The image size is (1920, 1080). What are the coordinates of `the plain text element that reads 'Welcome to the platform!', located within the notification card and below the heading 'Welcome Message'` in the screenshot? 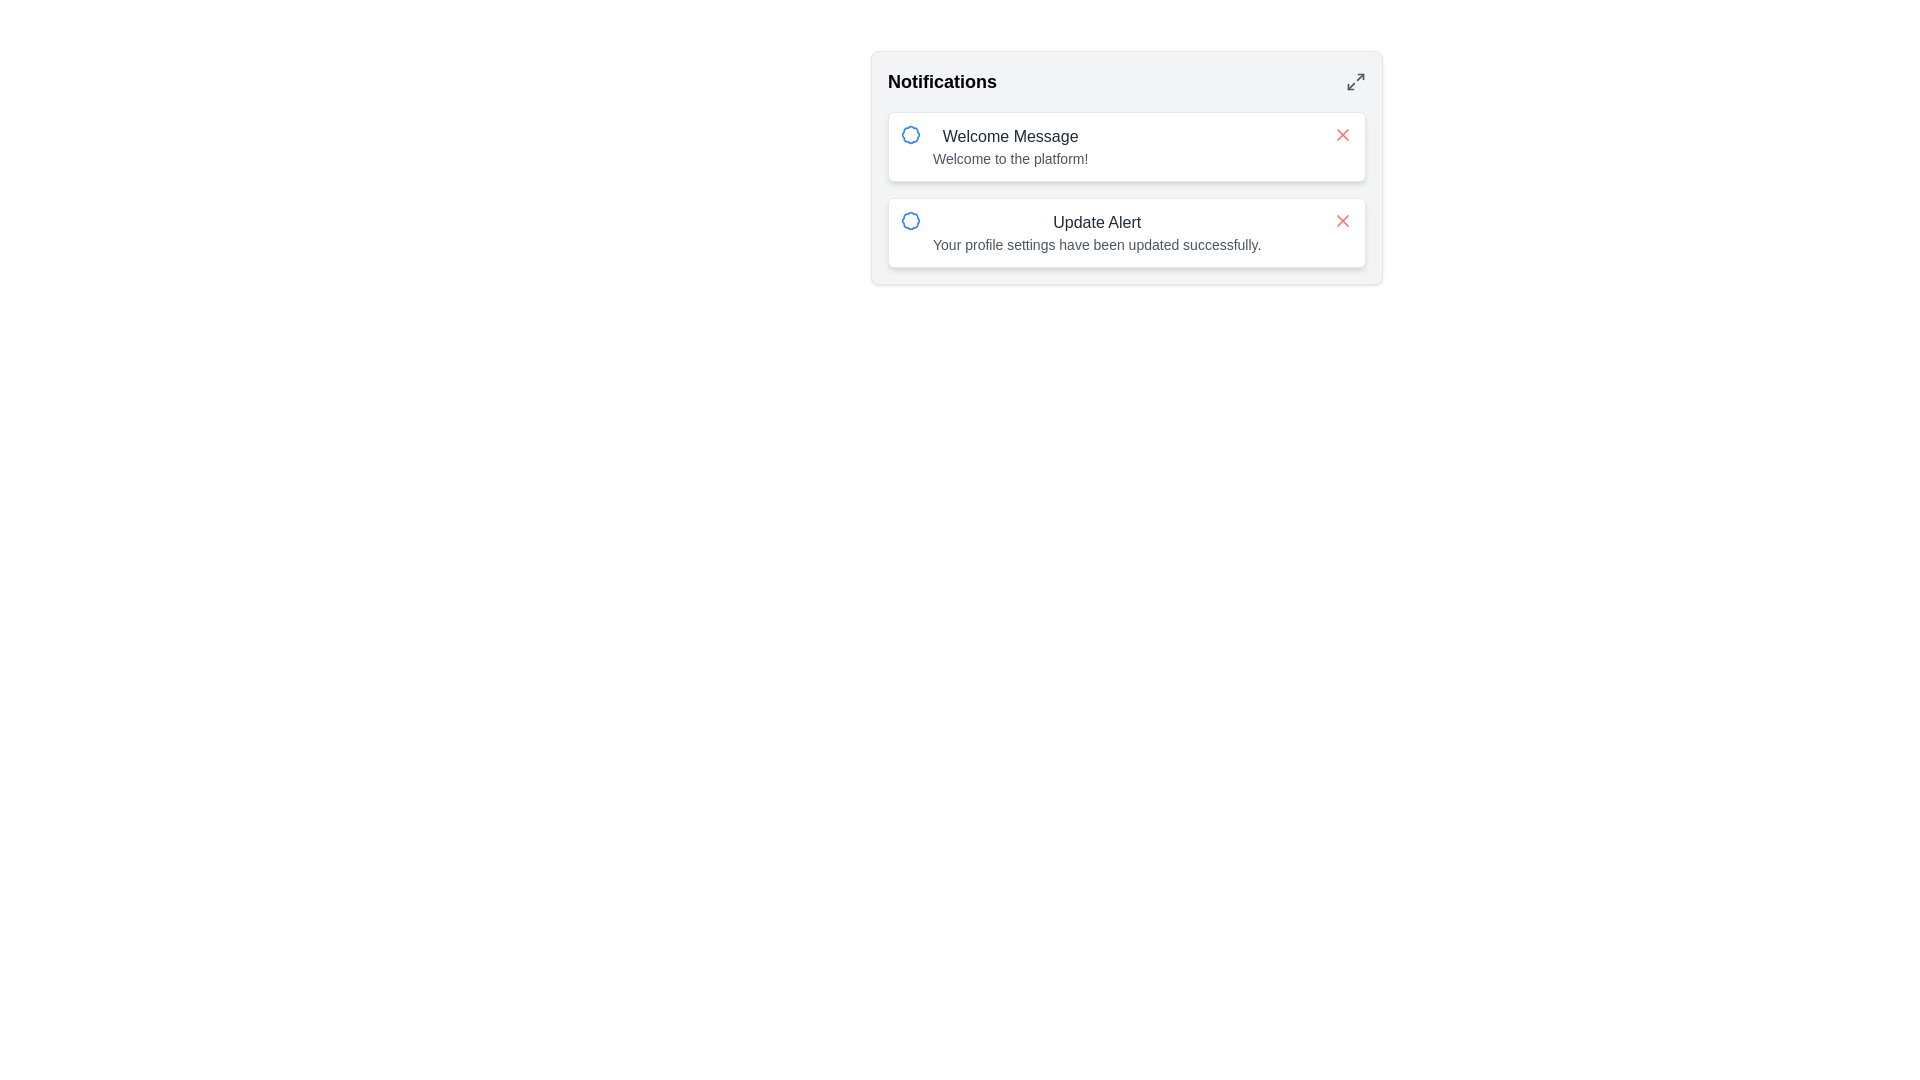 It's located at (1010, 157).